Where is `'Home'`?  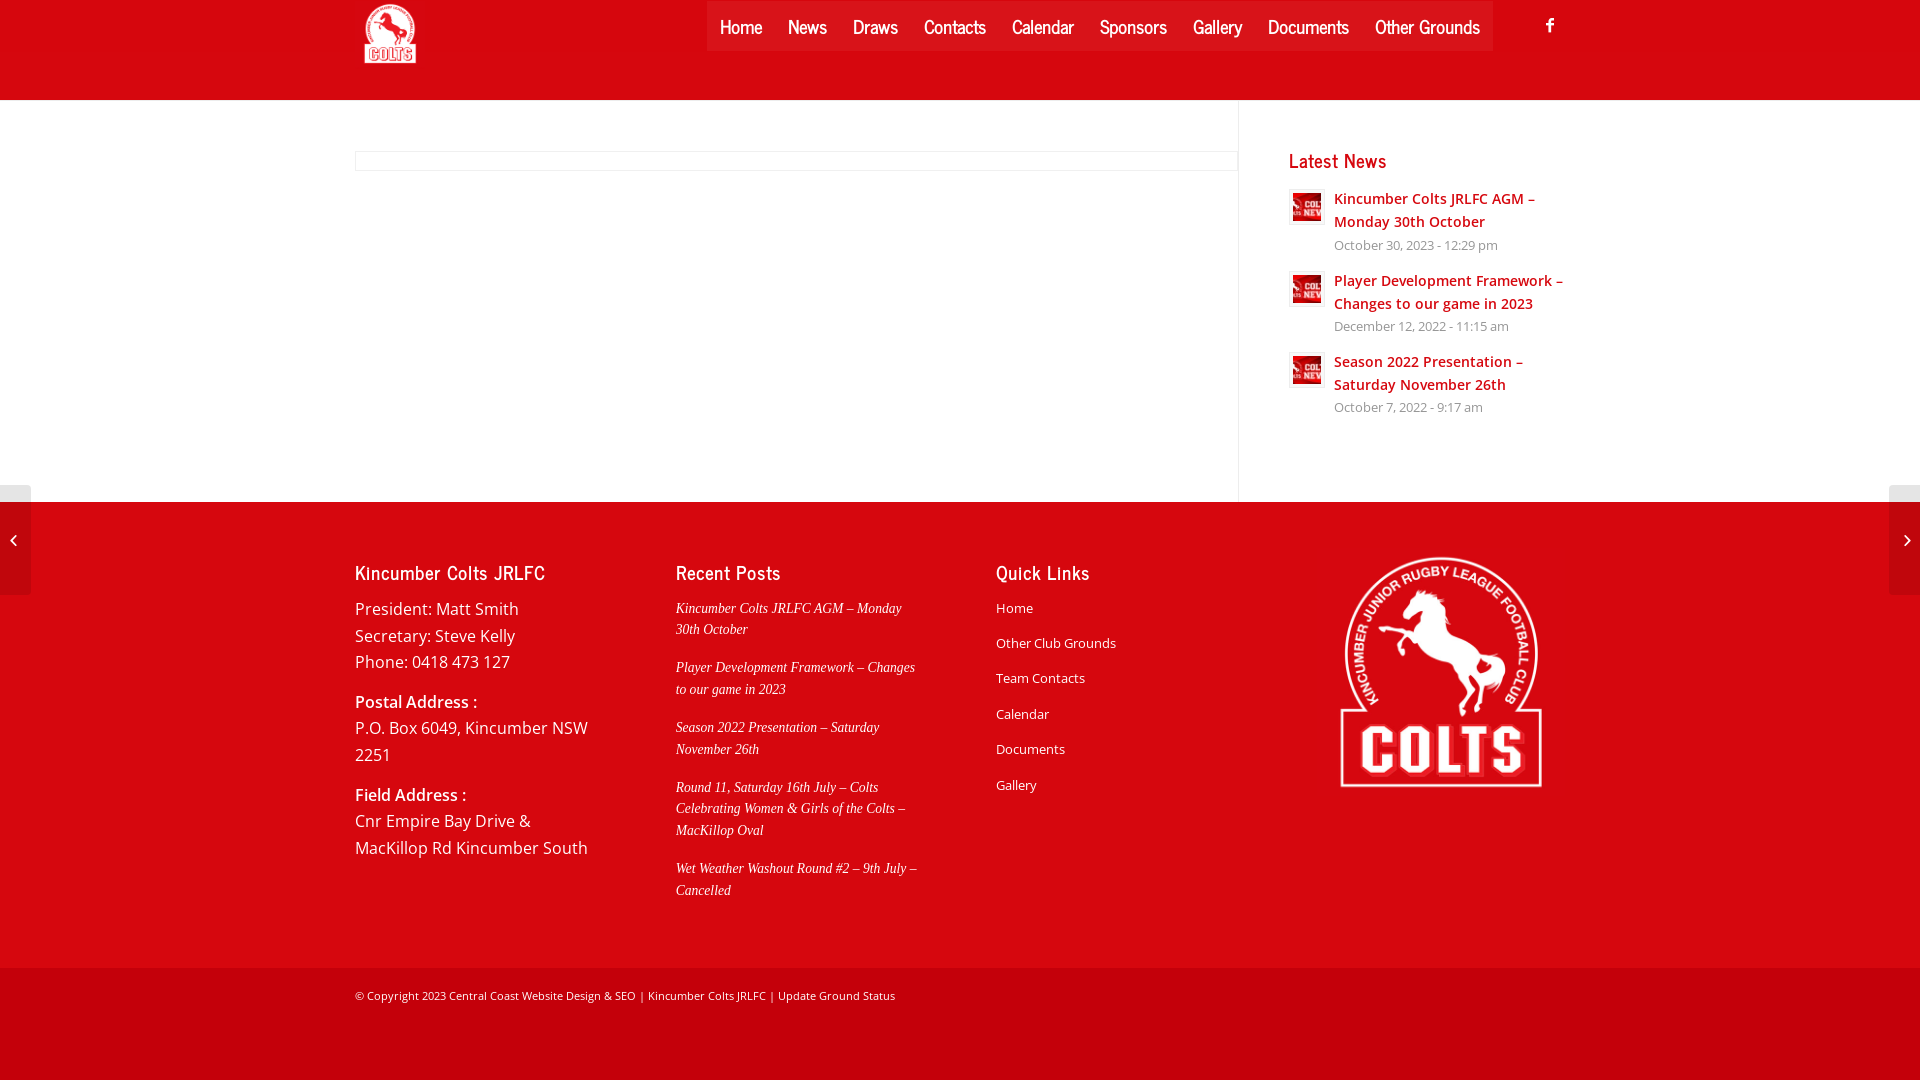
'Home' is located at coordinates (739, 26).